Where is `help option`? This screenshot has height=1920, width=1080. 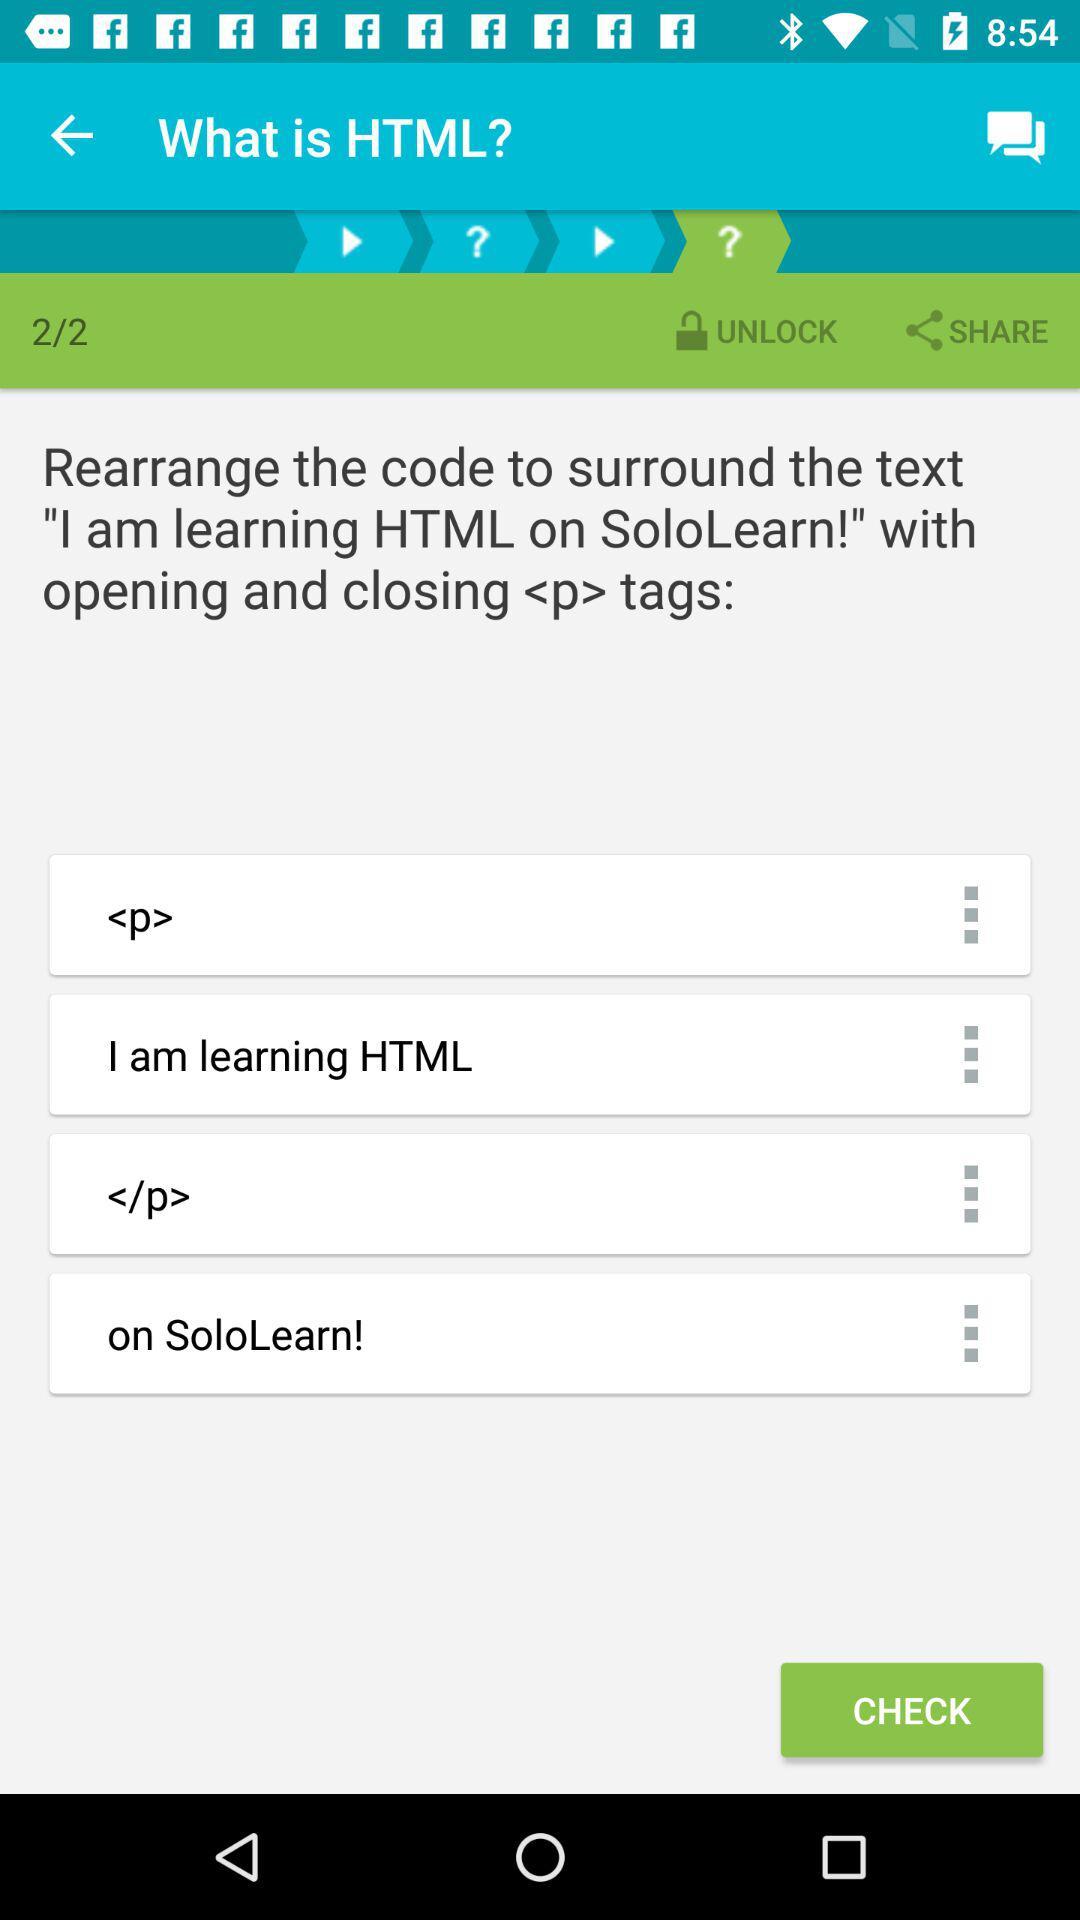
help option is located at coordinates (477, 240).